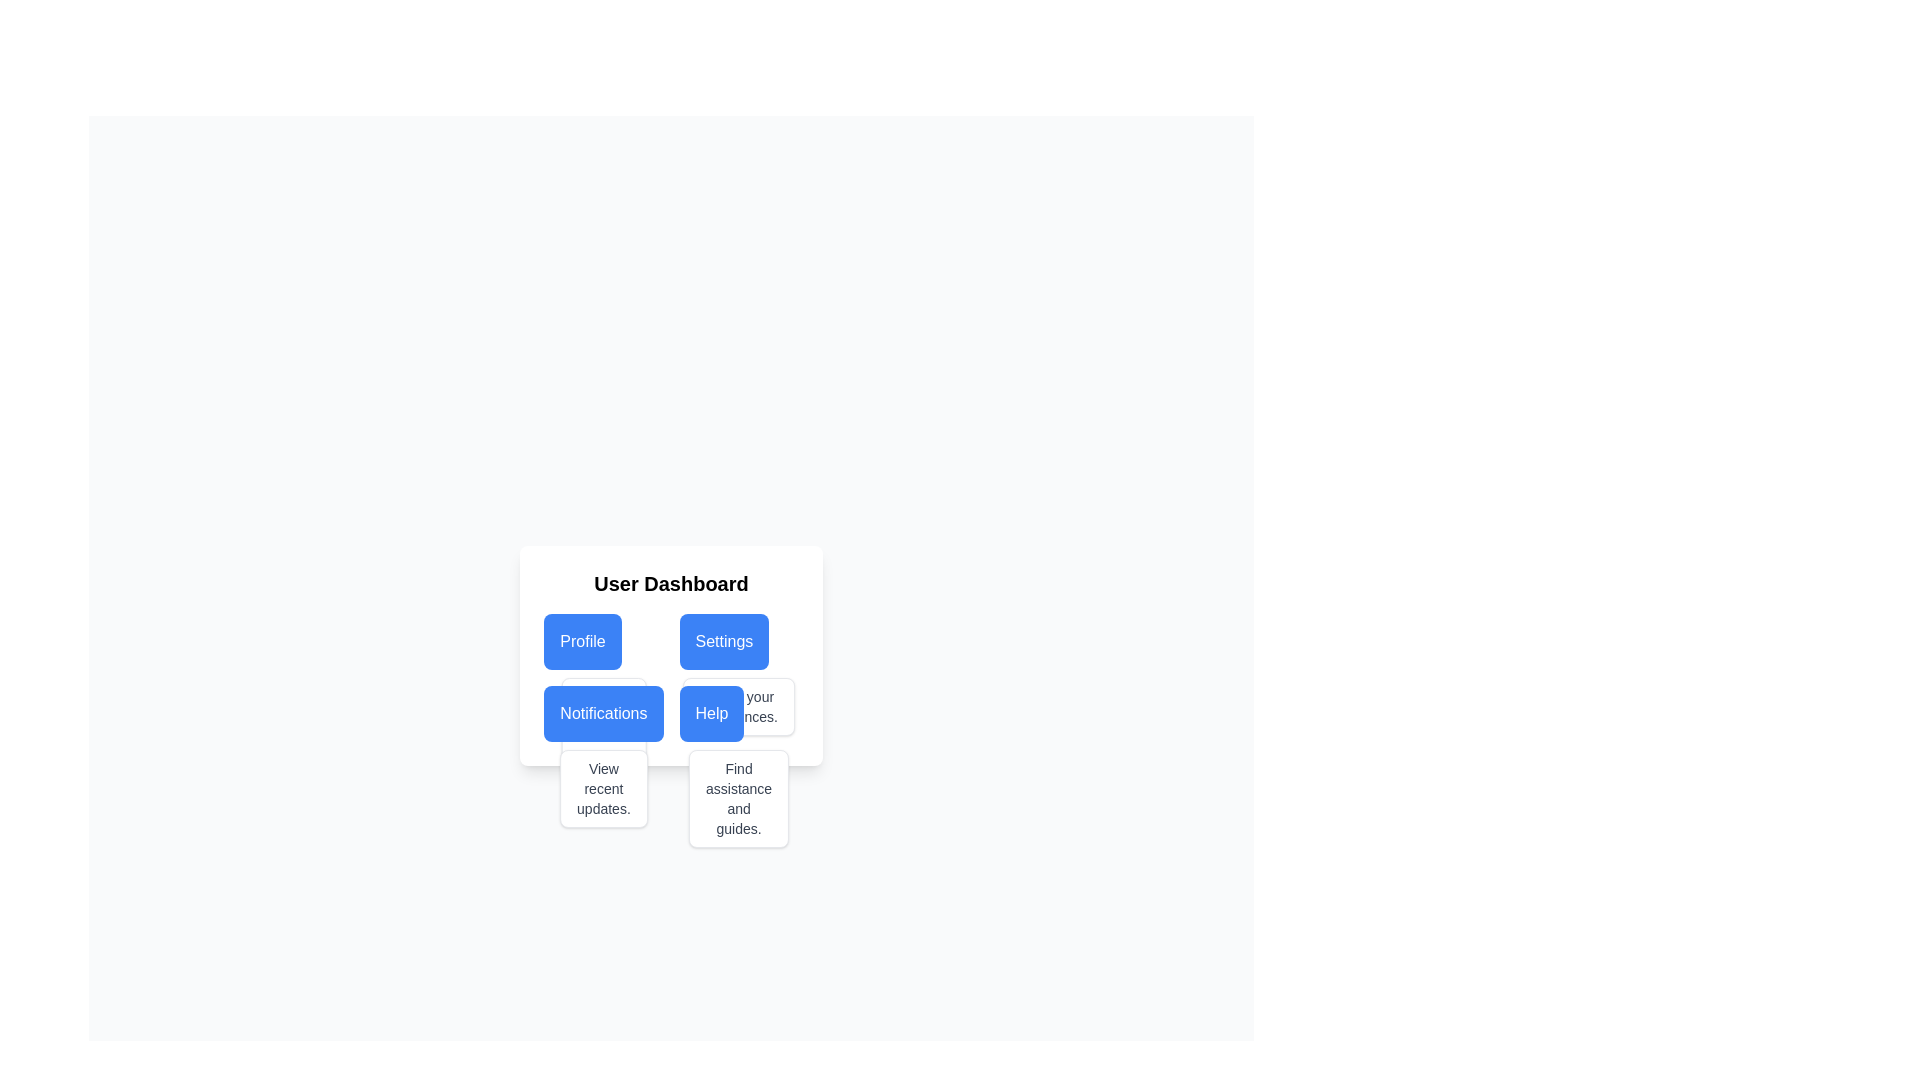 This screenshot has height=1080, width=1920. What do you see at coordinates (602, 641) in the screenshot?
I see `the navigation button located in the upper-left corner of the grid` at bounding box center [602, 641].